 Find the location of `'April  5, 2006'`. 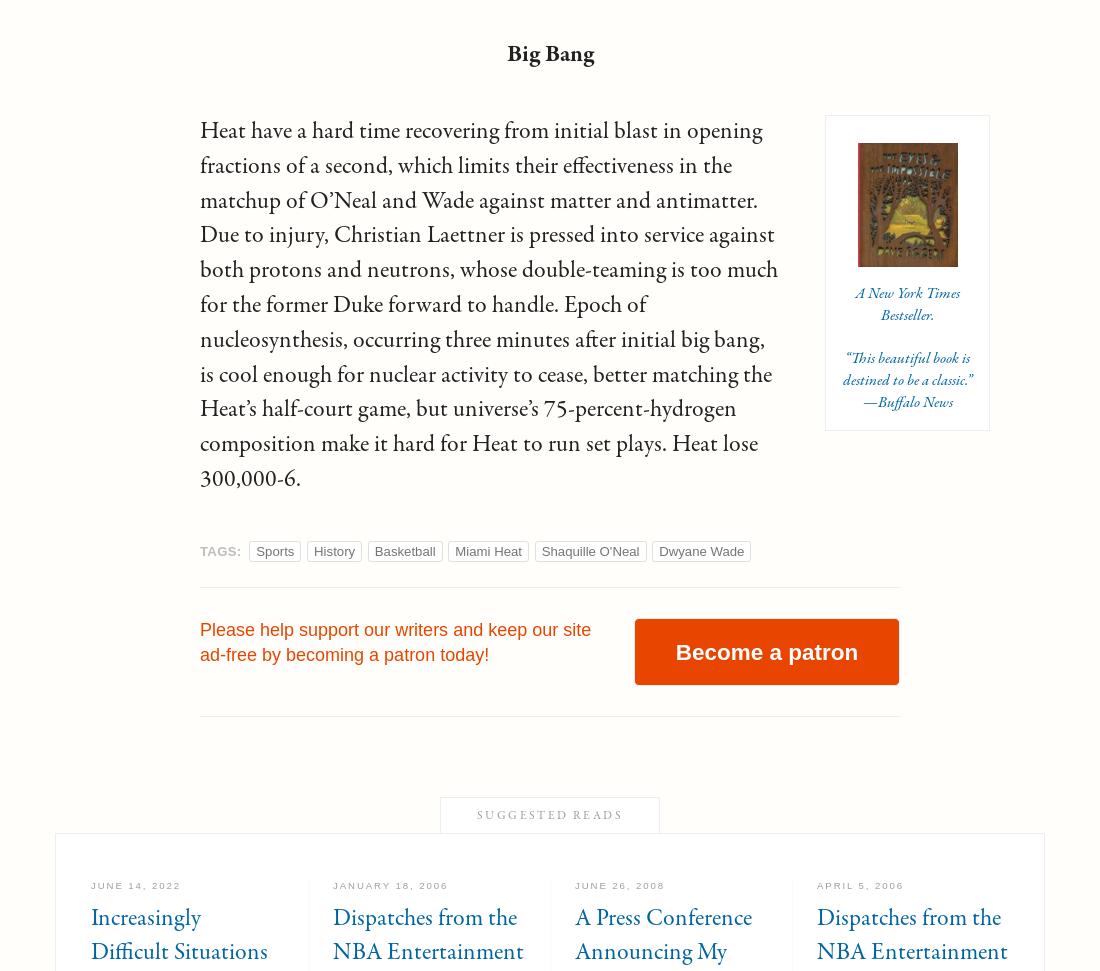

'April  5, 2006' is located at coordinates (859, 885).